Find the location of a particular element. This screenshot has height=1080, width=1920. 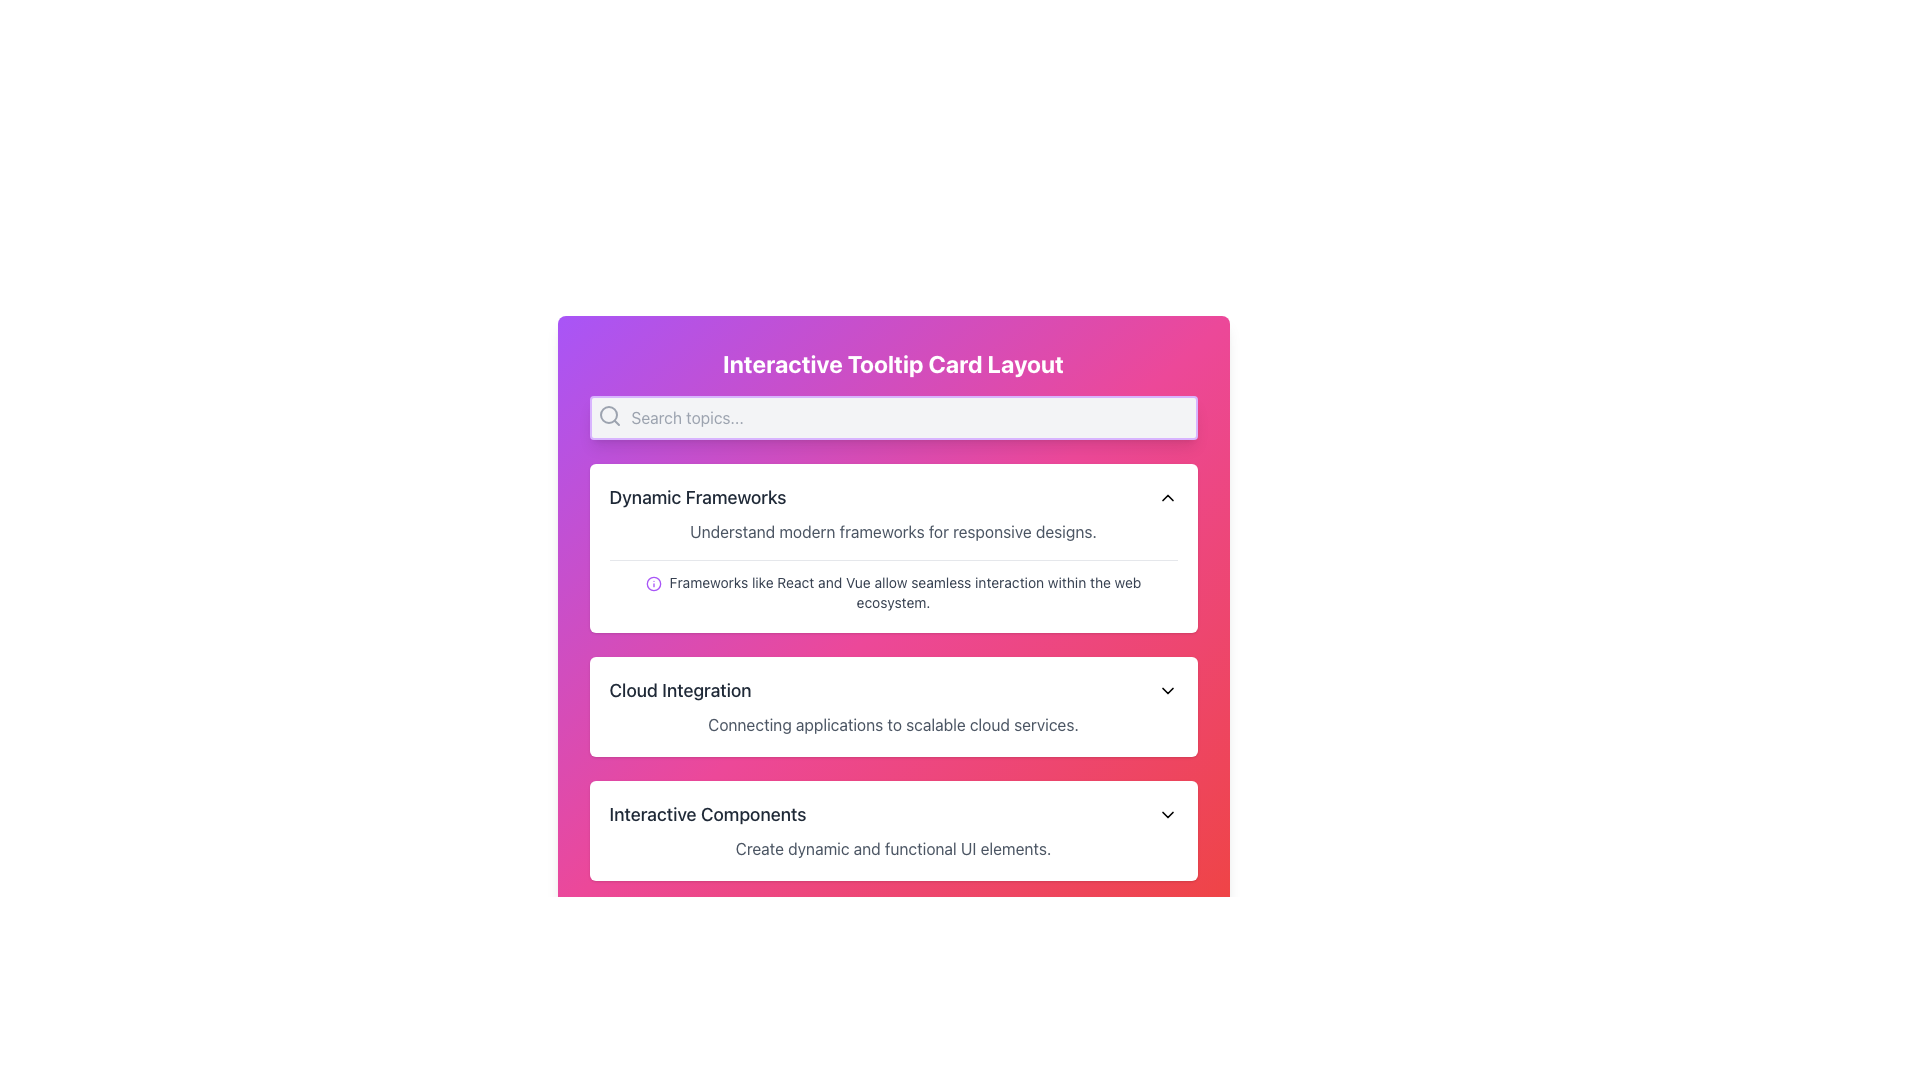

the informational card about cloud integration, which is the second card in a vertically stacked layout, positioned below 'Dynamic Frameworks' and above 'Interactive Components' is located at coordinates (892, 672).